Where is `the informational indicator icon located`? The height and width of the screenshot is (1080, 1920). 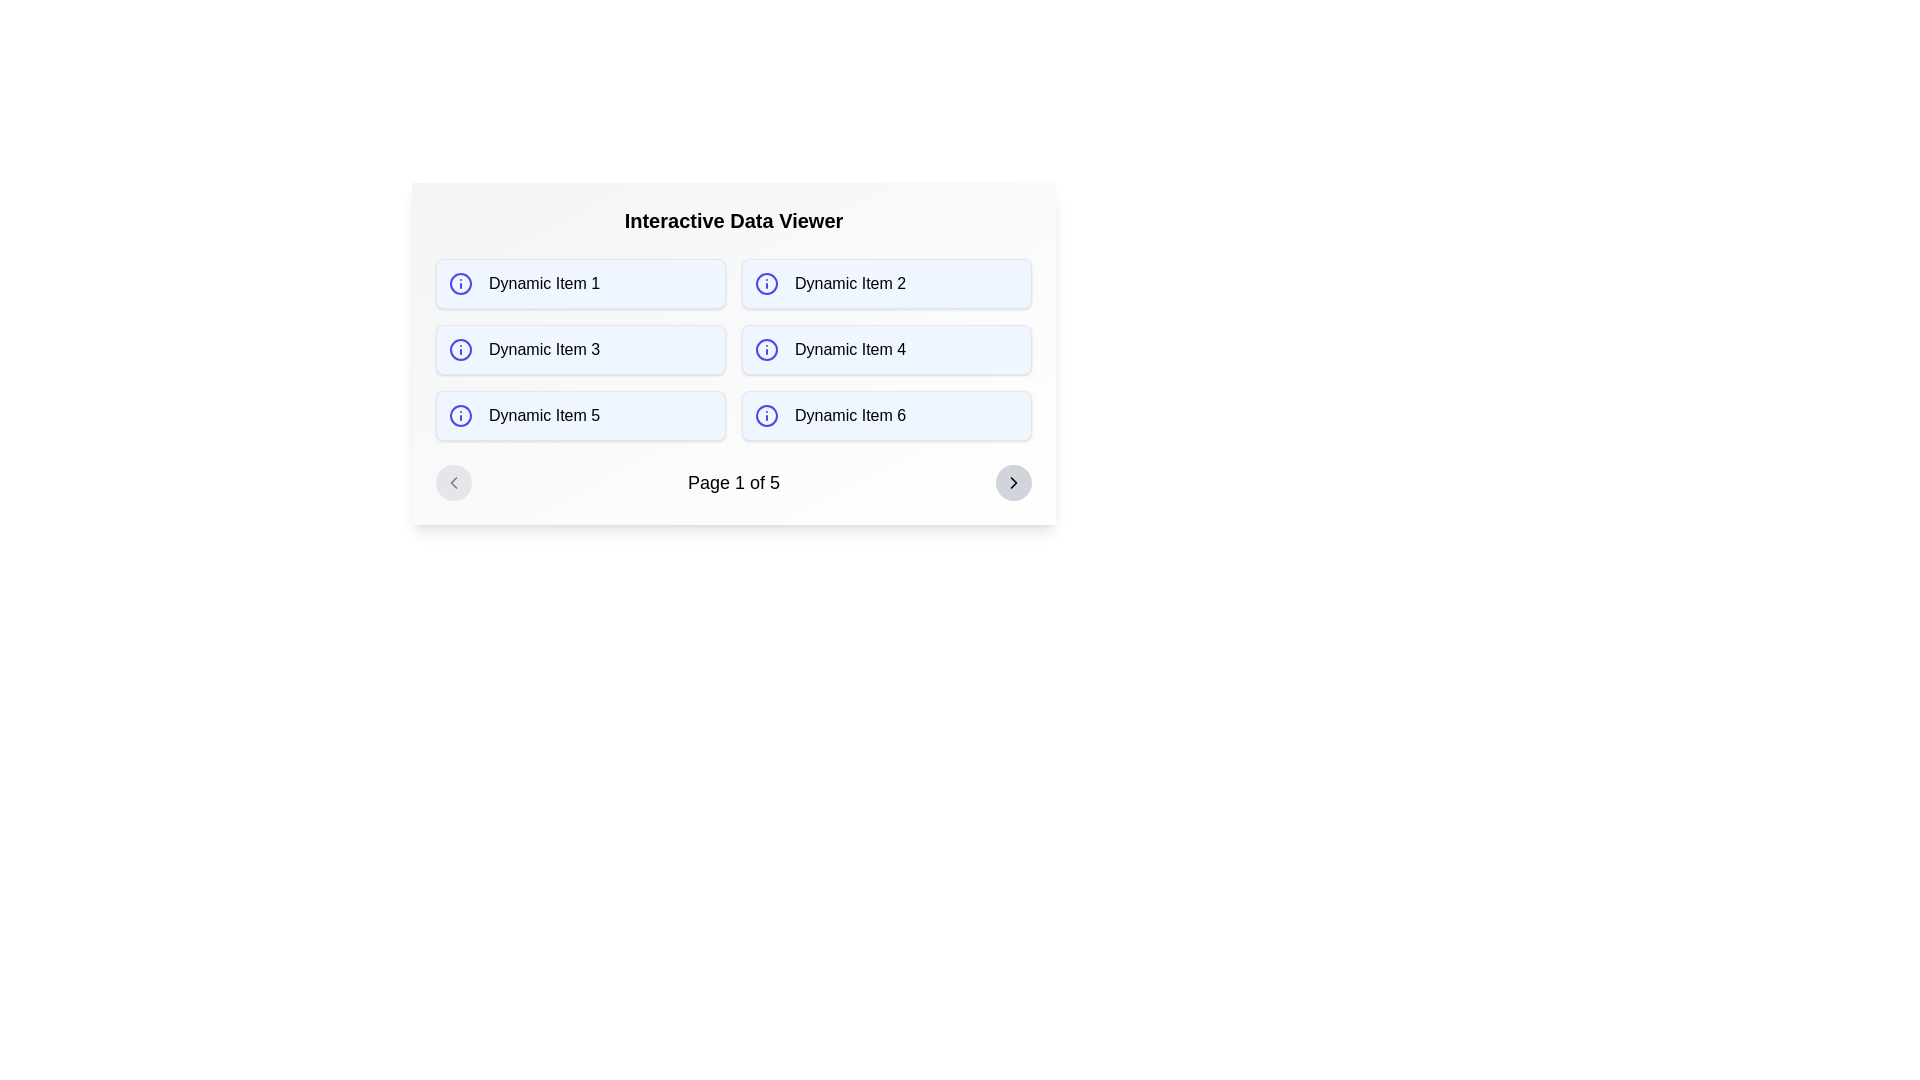
the informational indicator icon located is located at coordinates (459, 284).